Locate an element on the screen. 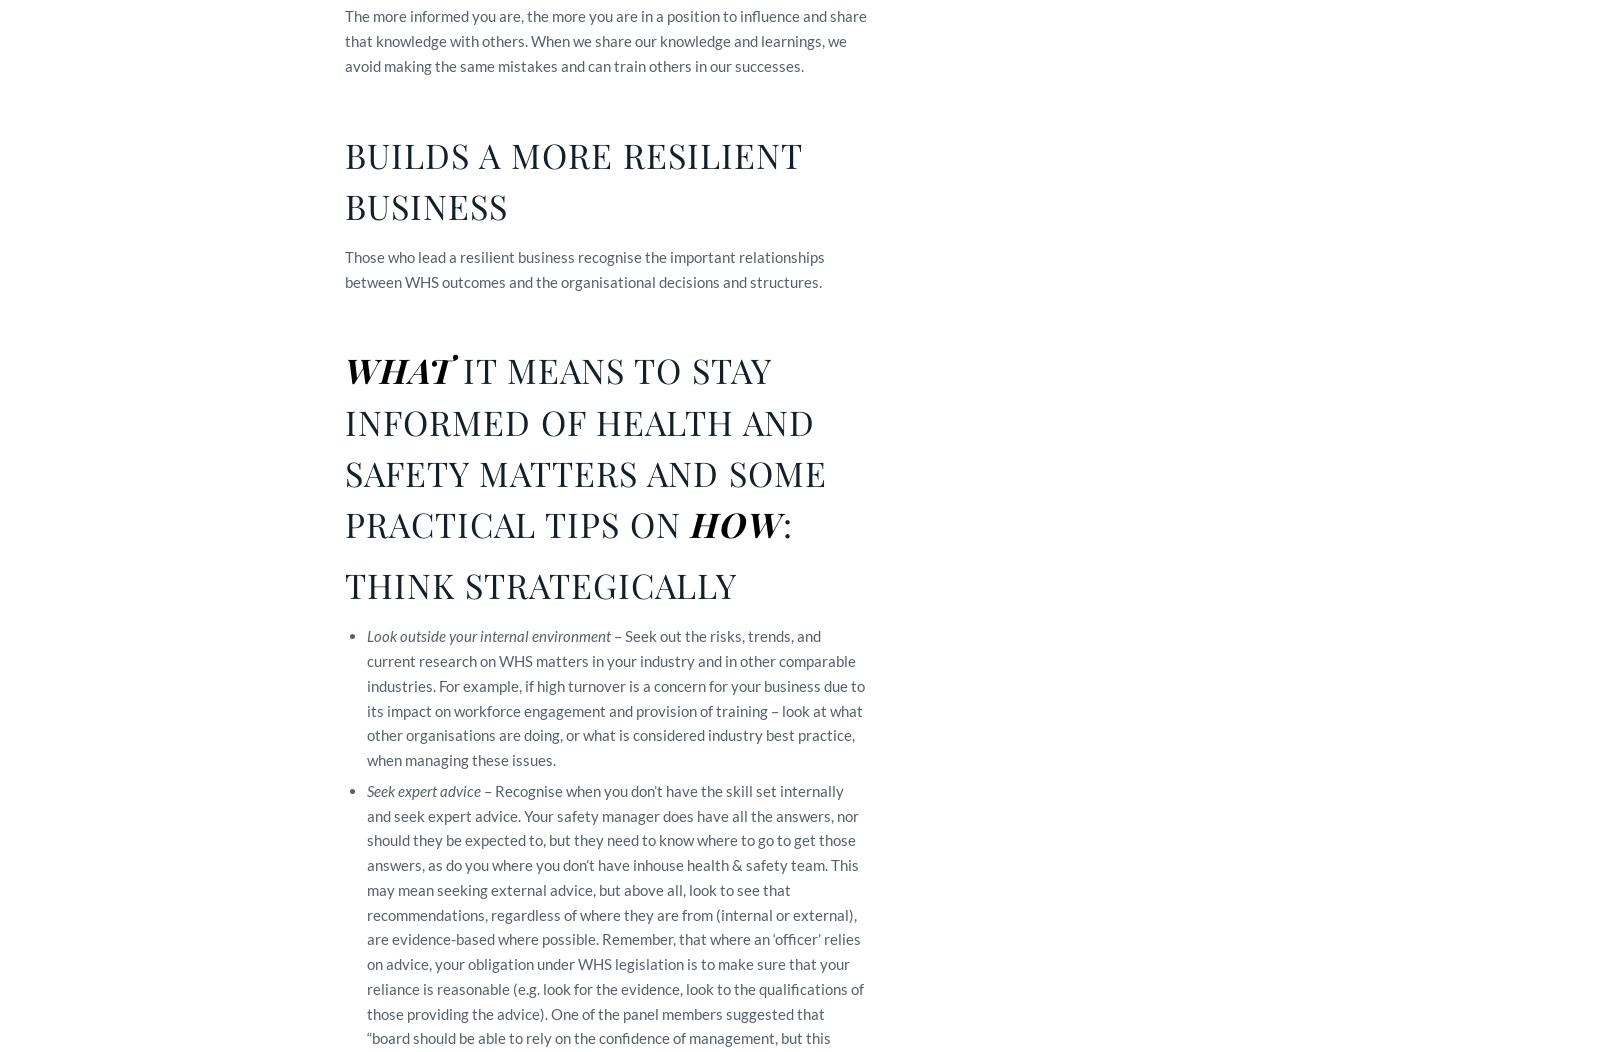 Image resolution: width=1600 pixels, height=1052 pixels. '– Seek out the risks, trends, and current research on WHS matters in your industry and in other comparable industries. For example, if high turnover is a concern for your business due to its impact on workforce engagement and provision of training – look at what other organisations are doing, or what is considered industry best practice, when managing these issues.' is located at coordinates (616, 697).